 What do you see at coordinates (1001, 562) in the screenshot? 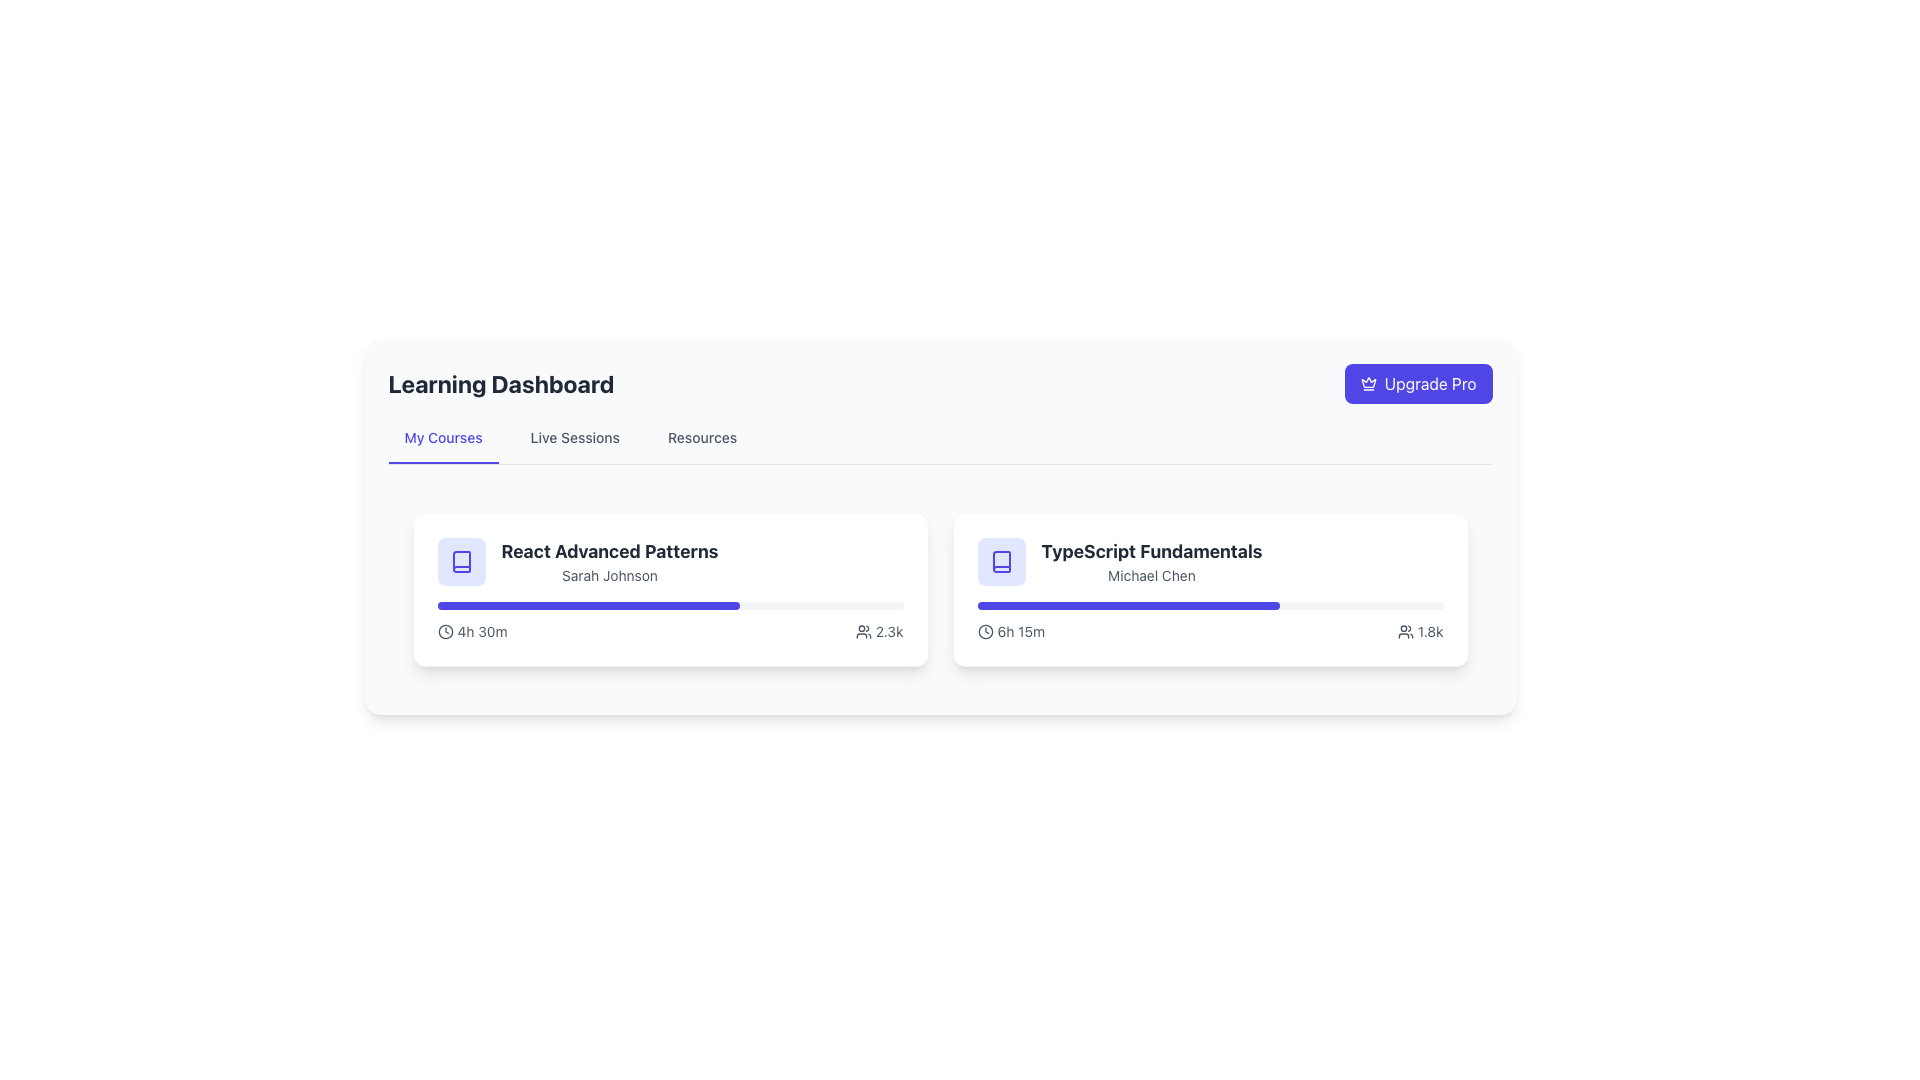
I see `the small, rounded rectangular icon with a light indigo background, located to the left of the 'TypeScript Fundamentals' text and above 'Michael Chen'` at bounding box center [1001, 562].